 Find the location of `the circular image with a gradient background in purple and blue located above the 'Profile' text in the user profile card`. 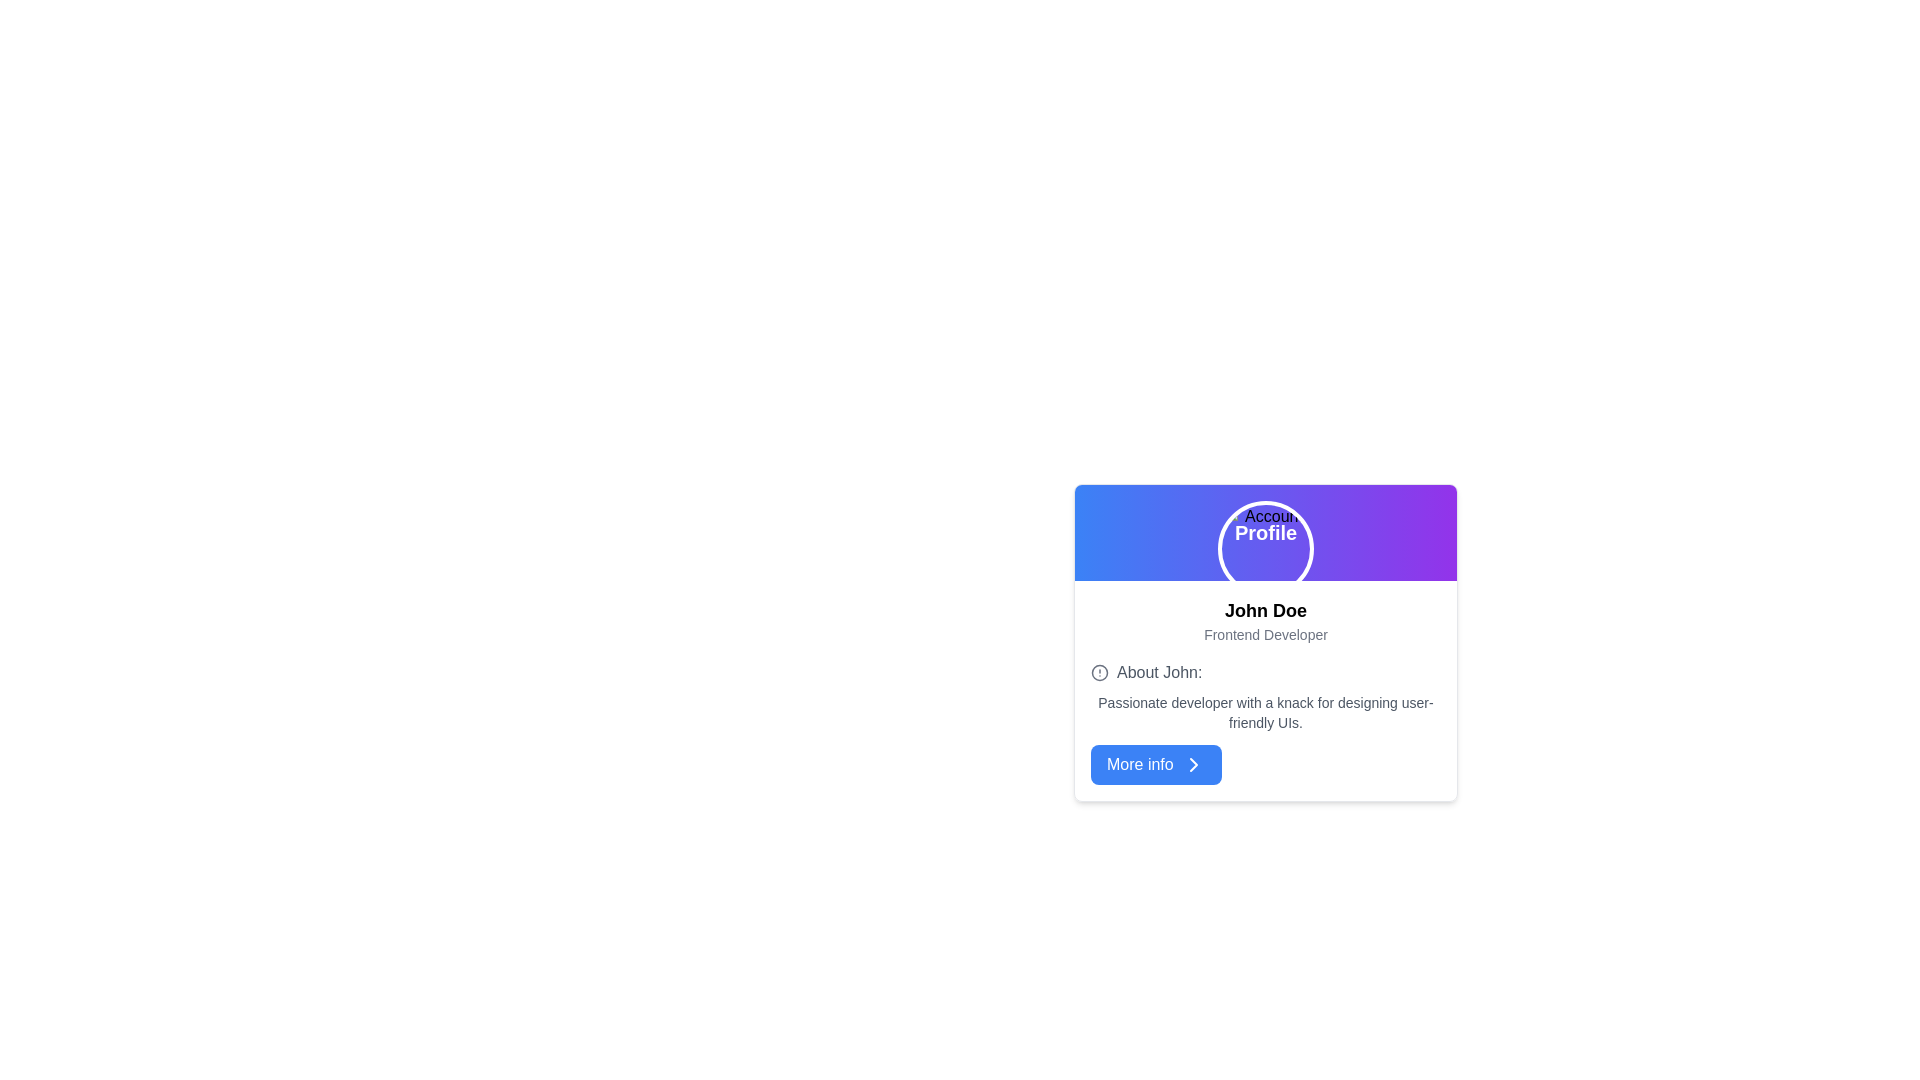

the circular image with a gradient background in purple and blue located above the 'Profile' text in the user profile card is located at coordinates (1265, 548).